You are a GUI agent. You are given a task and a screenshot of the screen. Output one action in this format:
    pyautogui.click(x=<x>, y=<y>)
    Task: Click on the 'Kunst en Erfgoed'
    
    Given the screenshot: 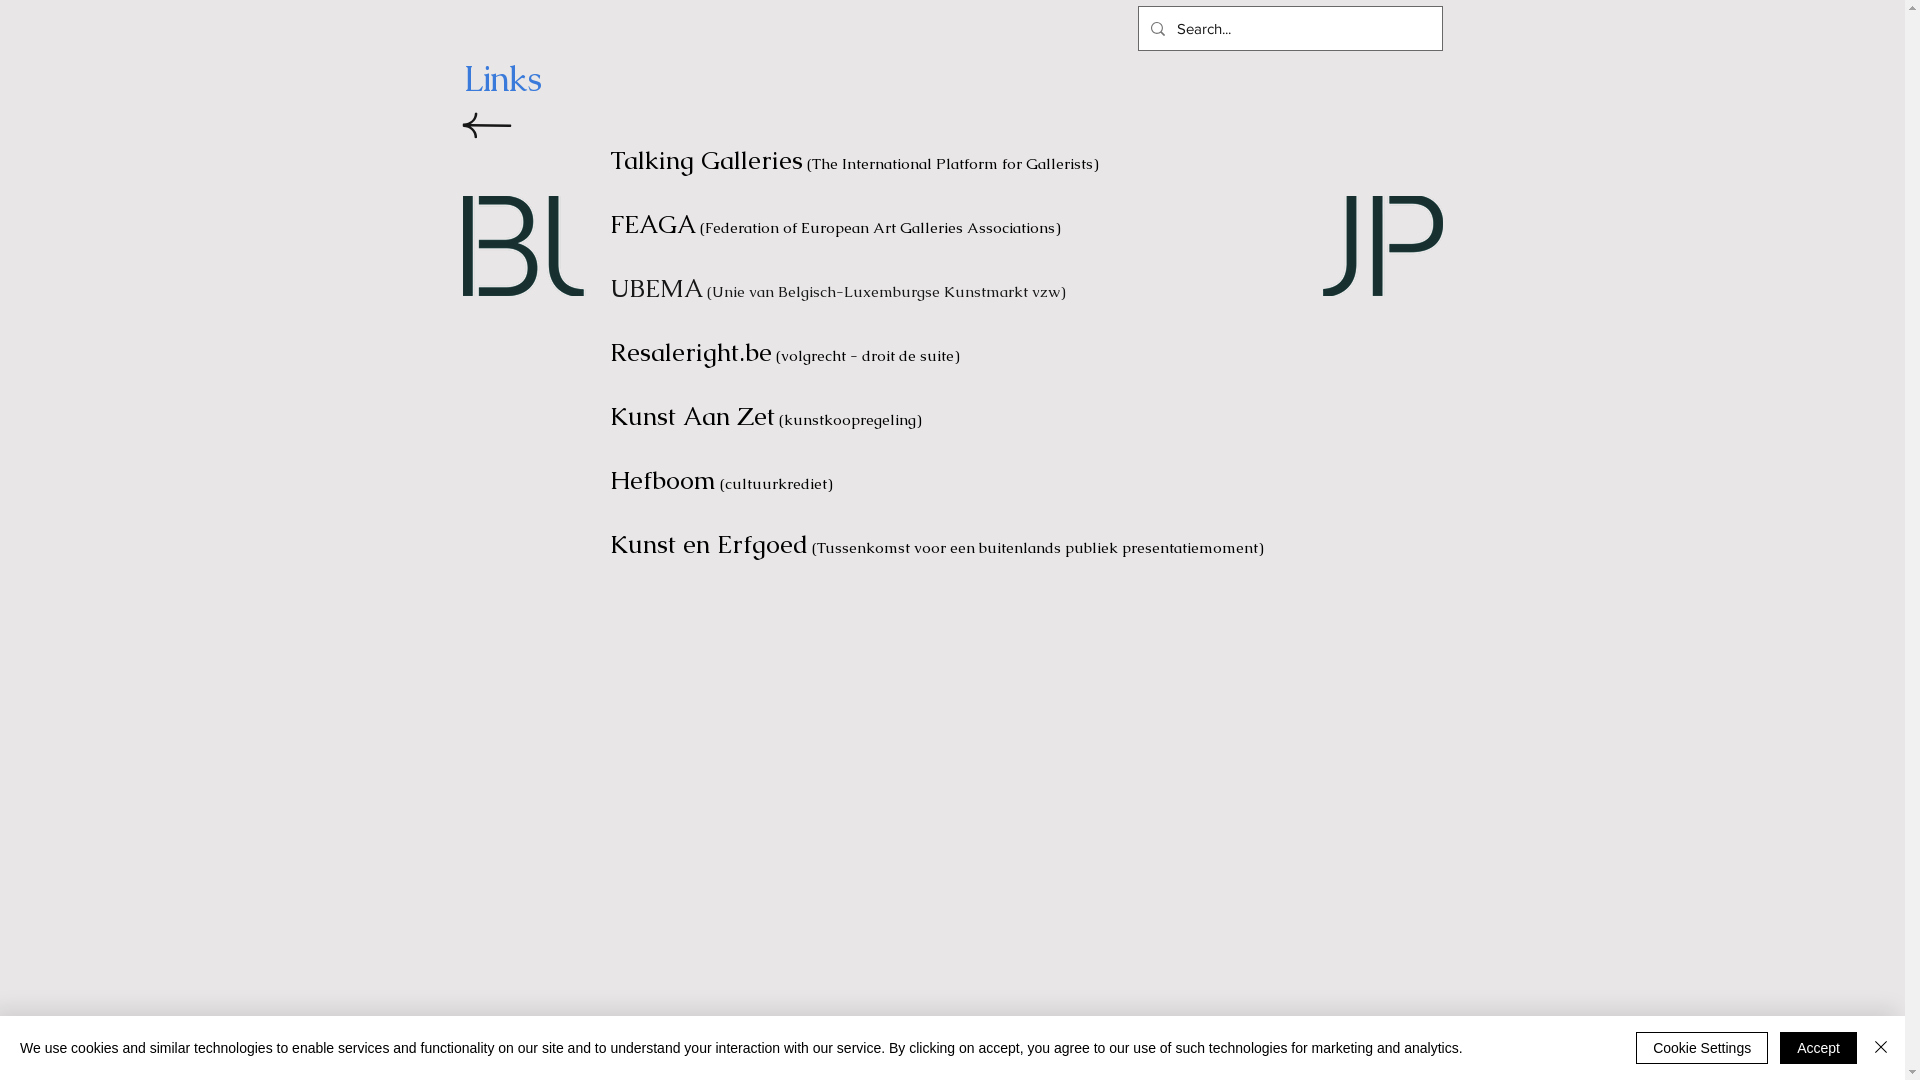 What is the action you would take?
    pyautogui.click(x=709, y=543)
    